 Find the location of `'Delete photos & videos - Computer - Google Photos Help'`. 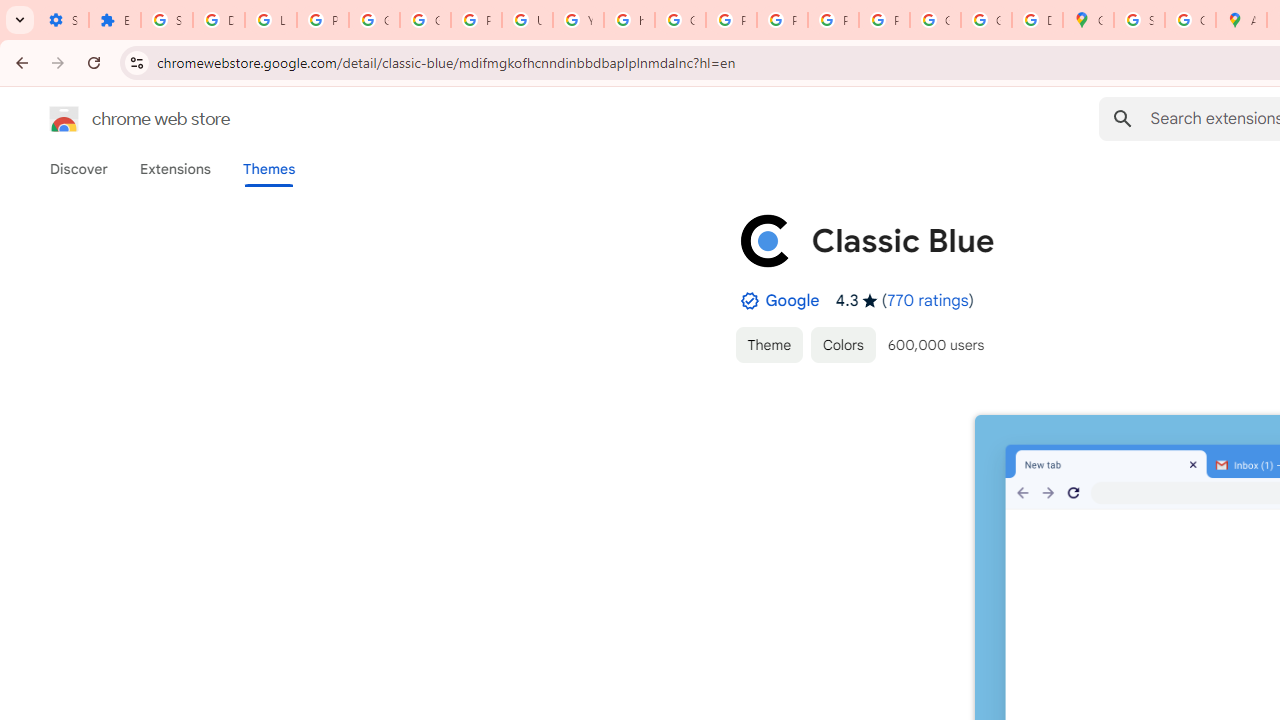

'Delete photos & videos - Computer - Google Photos Help' is located at coordinates (218, 20).